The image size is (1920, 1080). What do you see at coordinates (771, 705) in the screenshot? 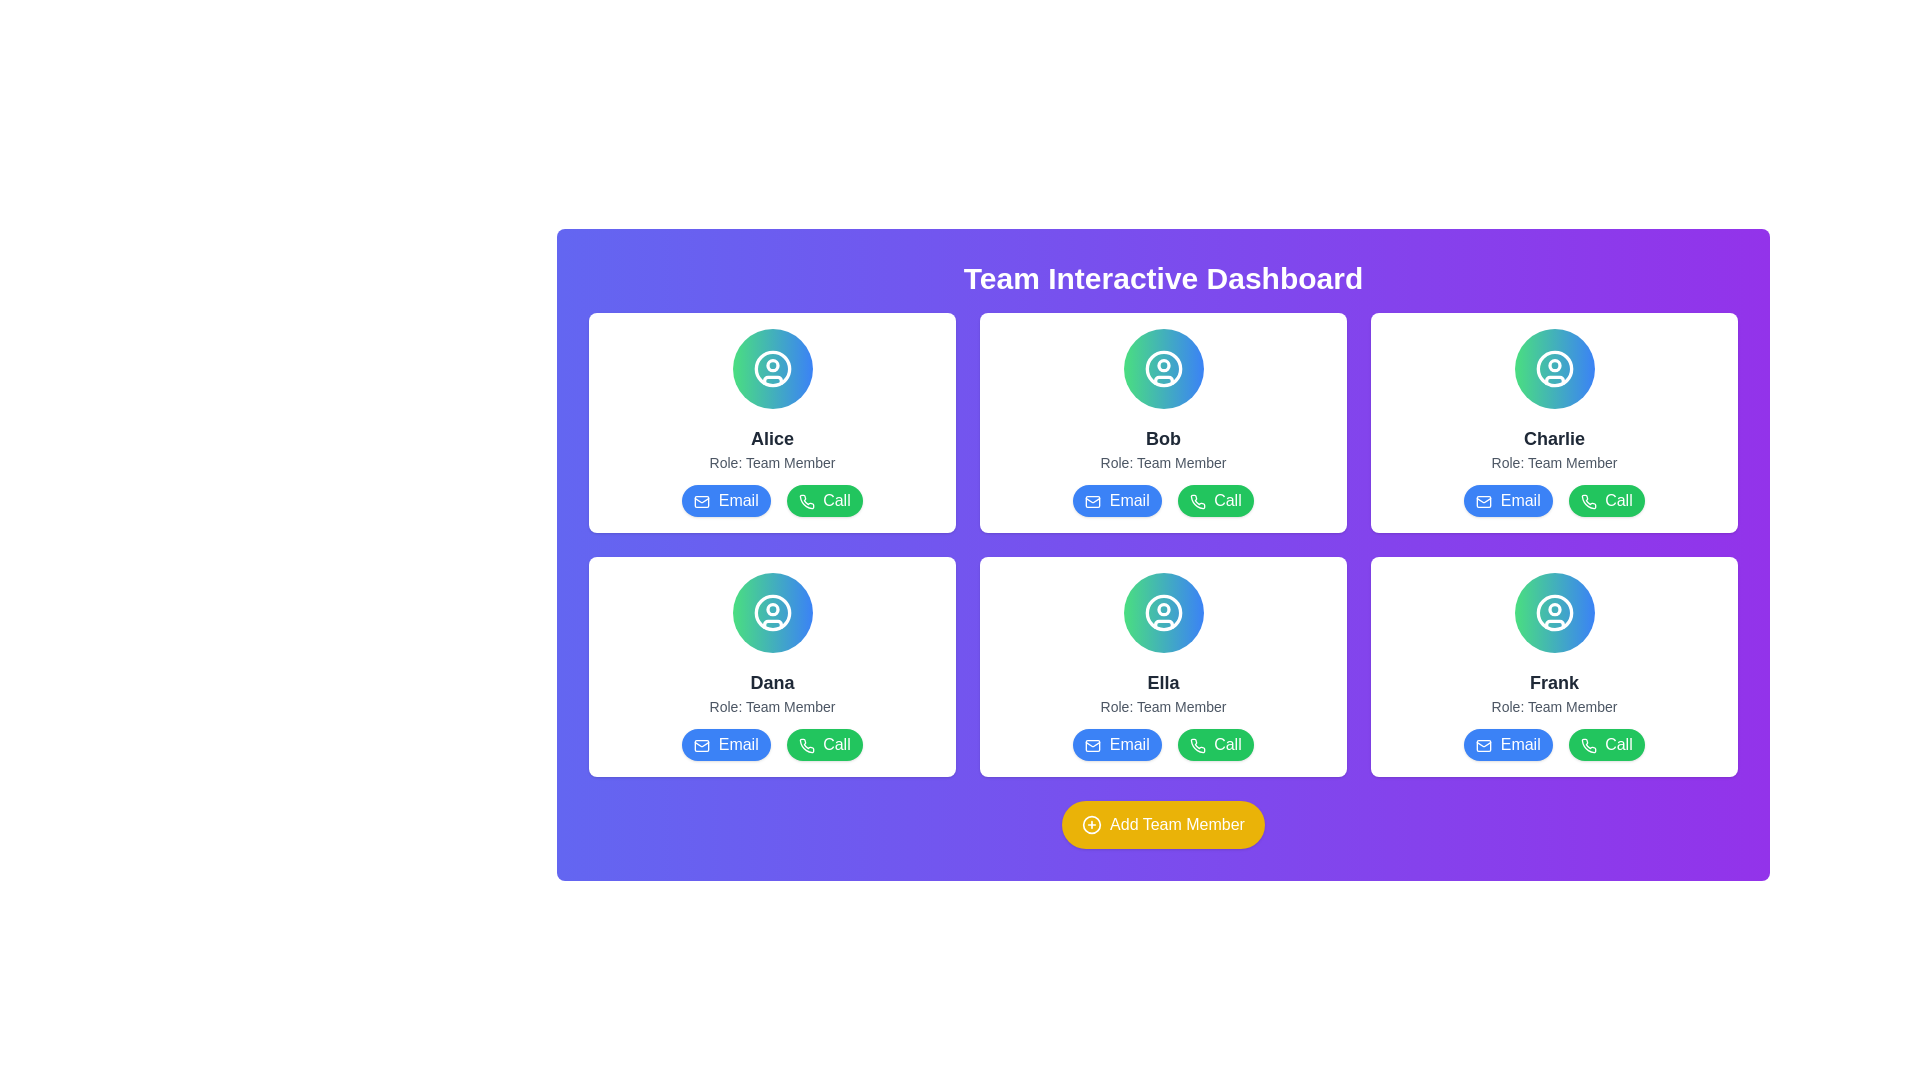
I see `the text label displaying 'Role: Team Member' which is located below the name 'Dana' in the profile card` at bounding box center [771, 705].